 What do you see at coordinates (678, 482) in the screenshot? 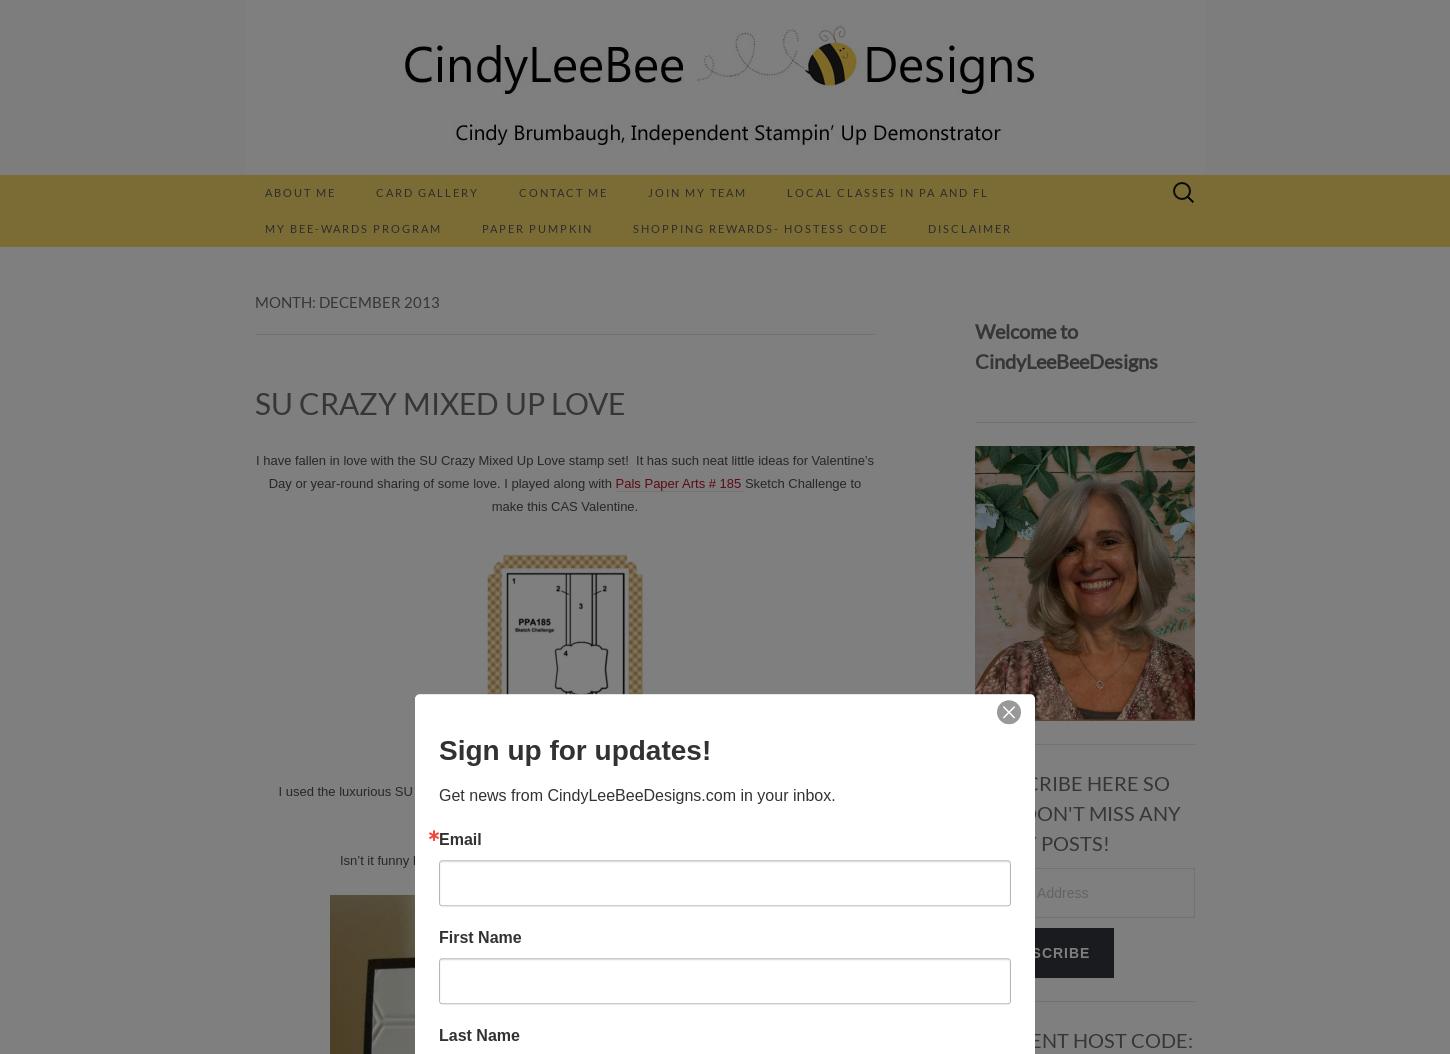
I see `'Pals Paper Arts # 185'` at bounding box center [678, 482].